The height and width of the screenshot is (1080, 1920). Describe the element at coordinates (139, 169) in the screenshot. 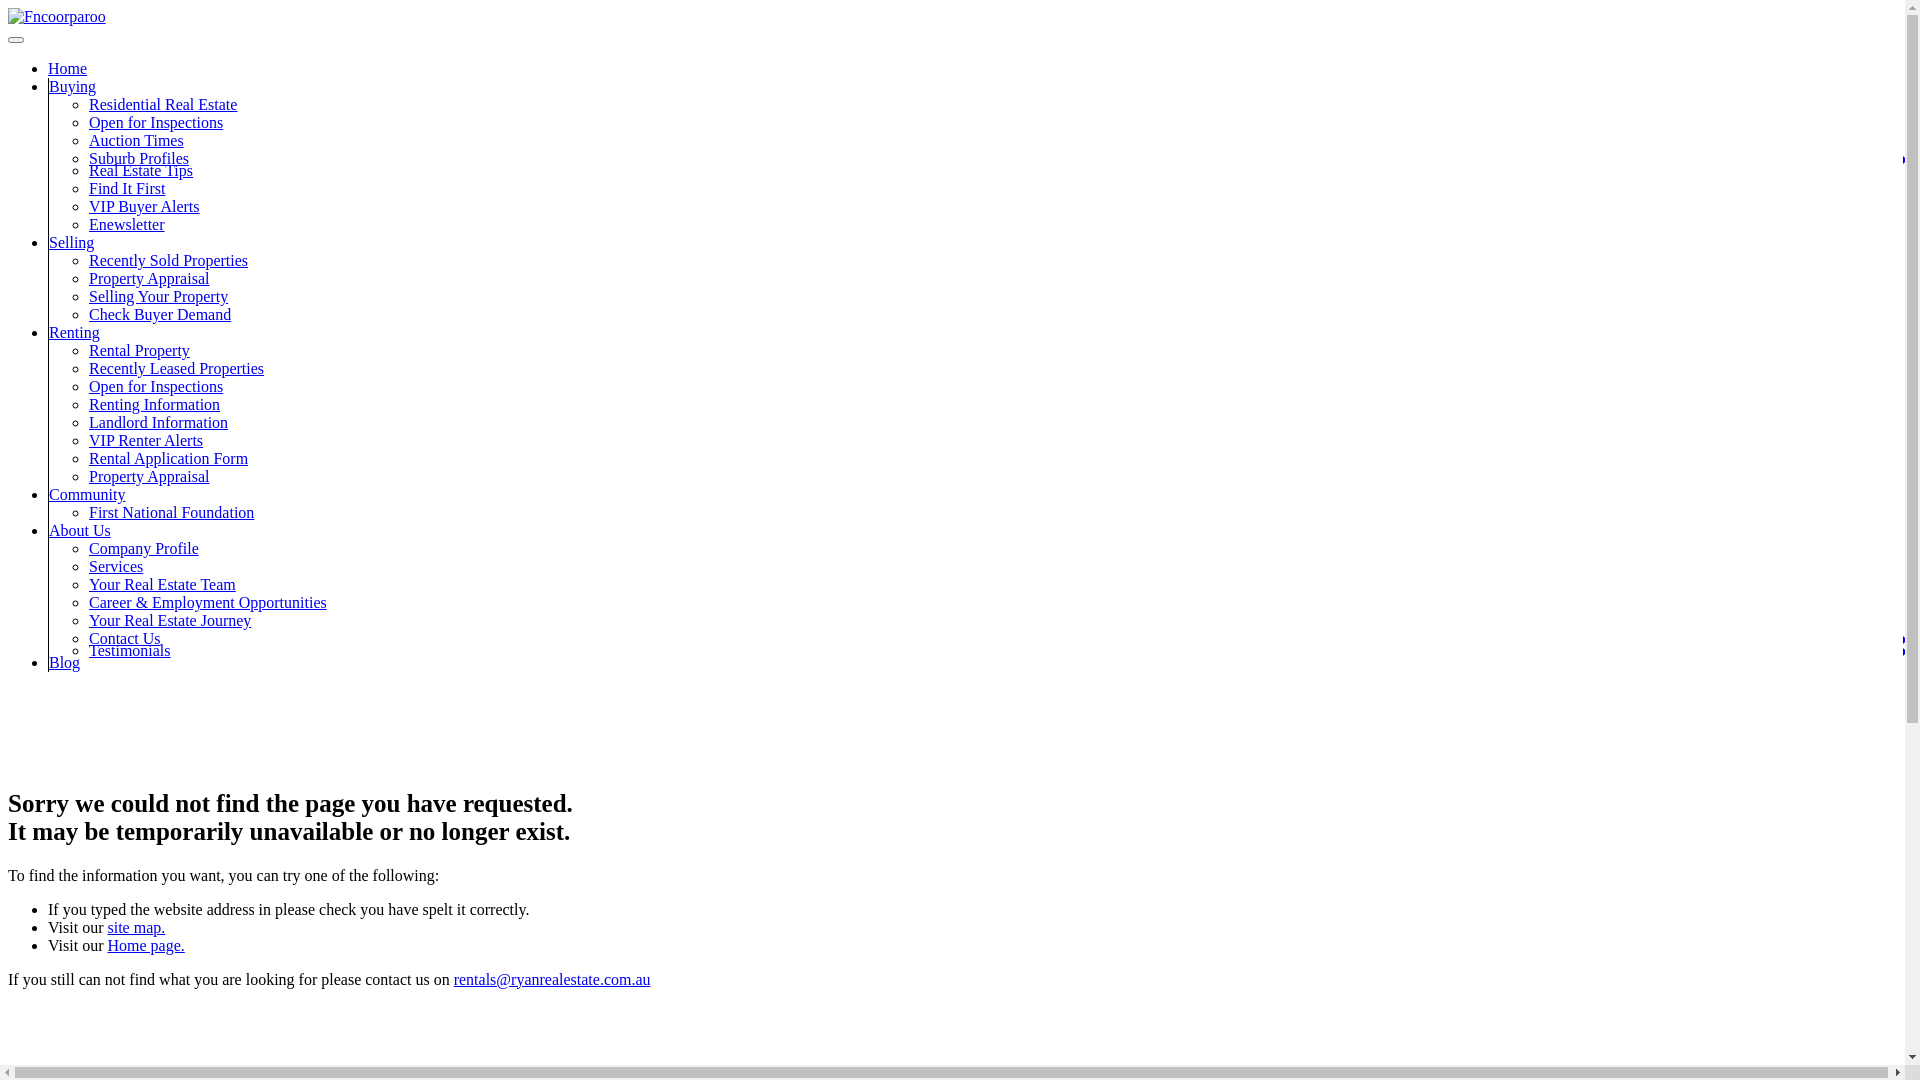

I see `'Real Estate Tips'` at that location.